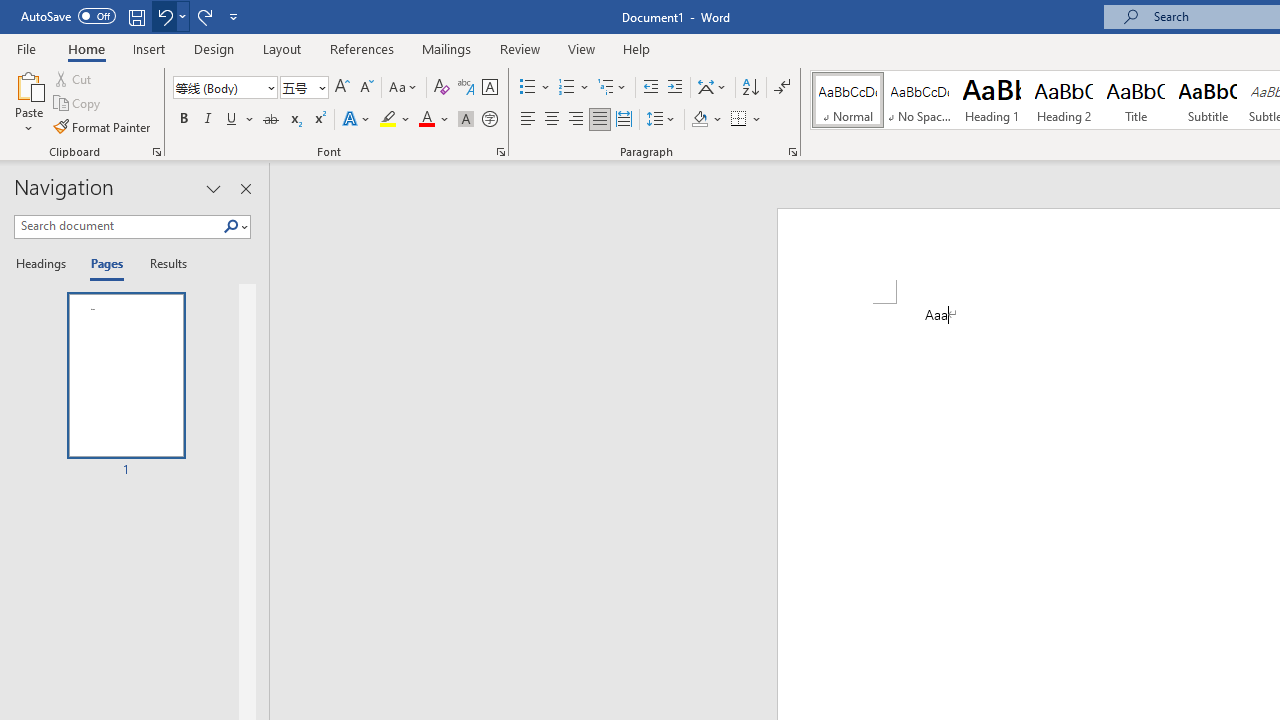  I want to click on 'Review', so click(520, 48).